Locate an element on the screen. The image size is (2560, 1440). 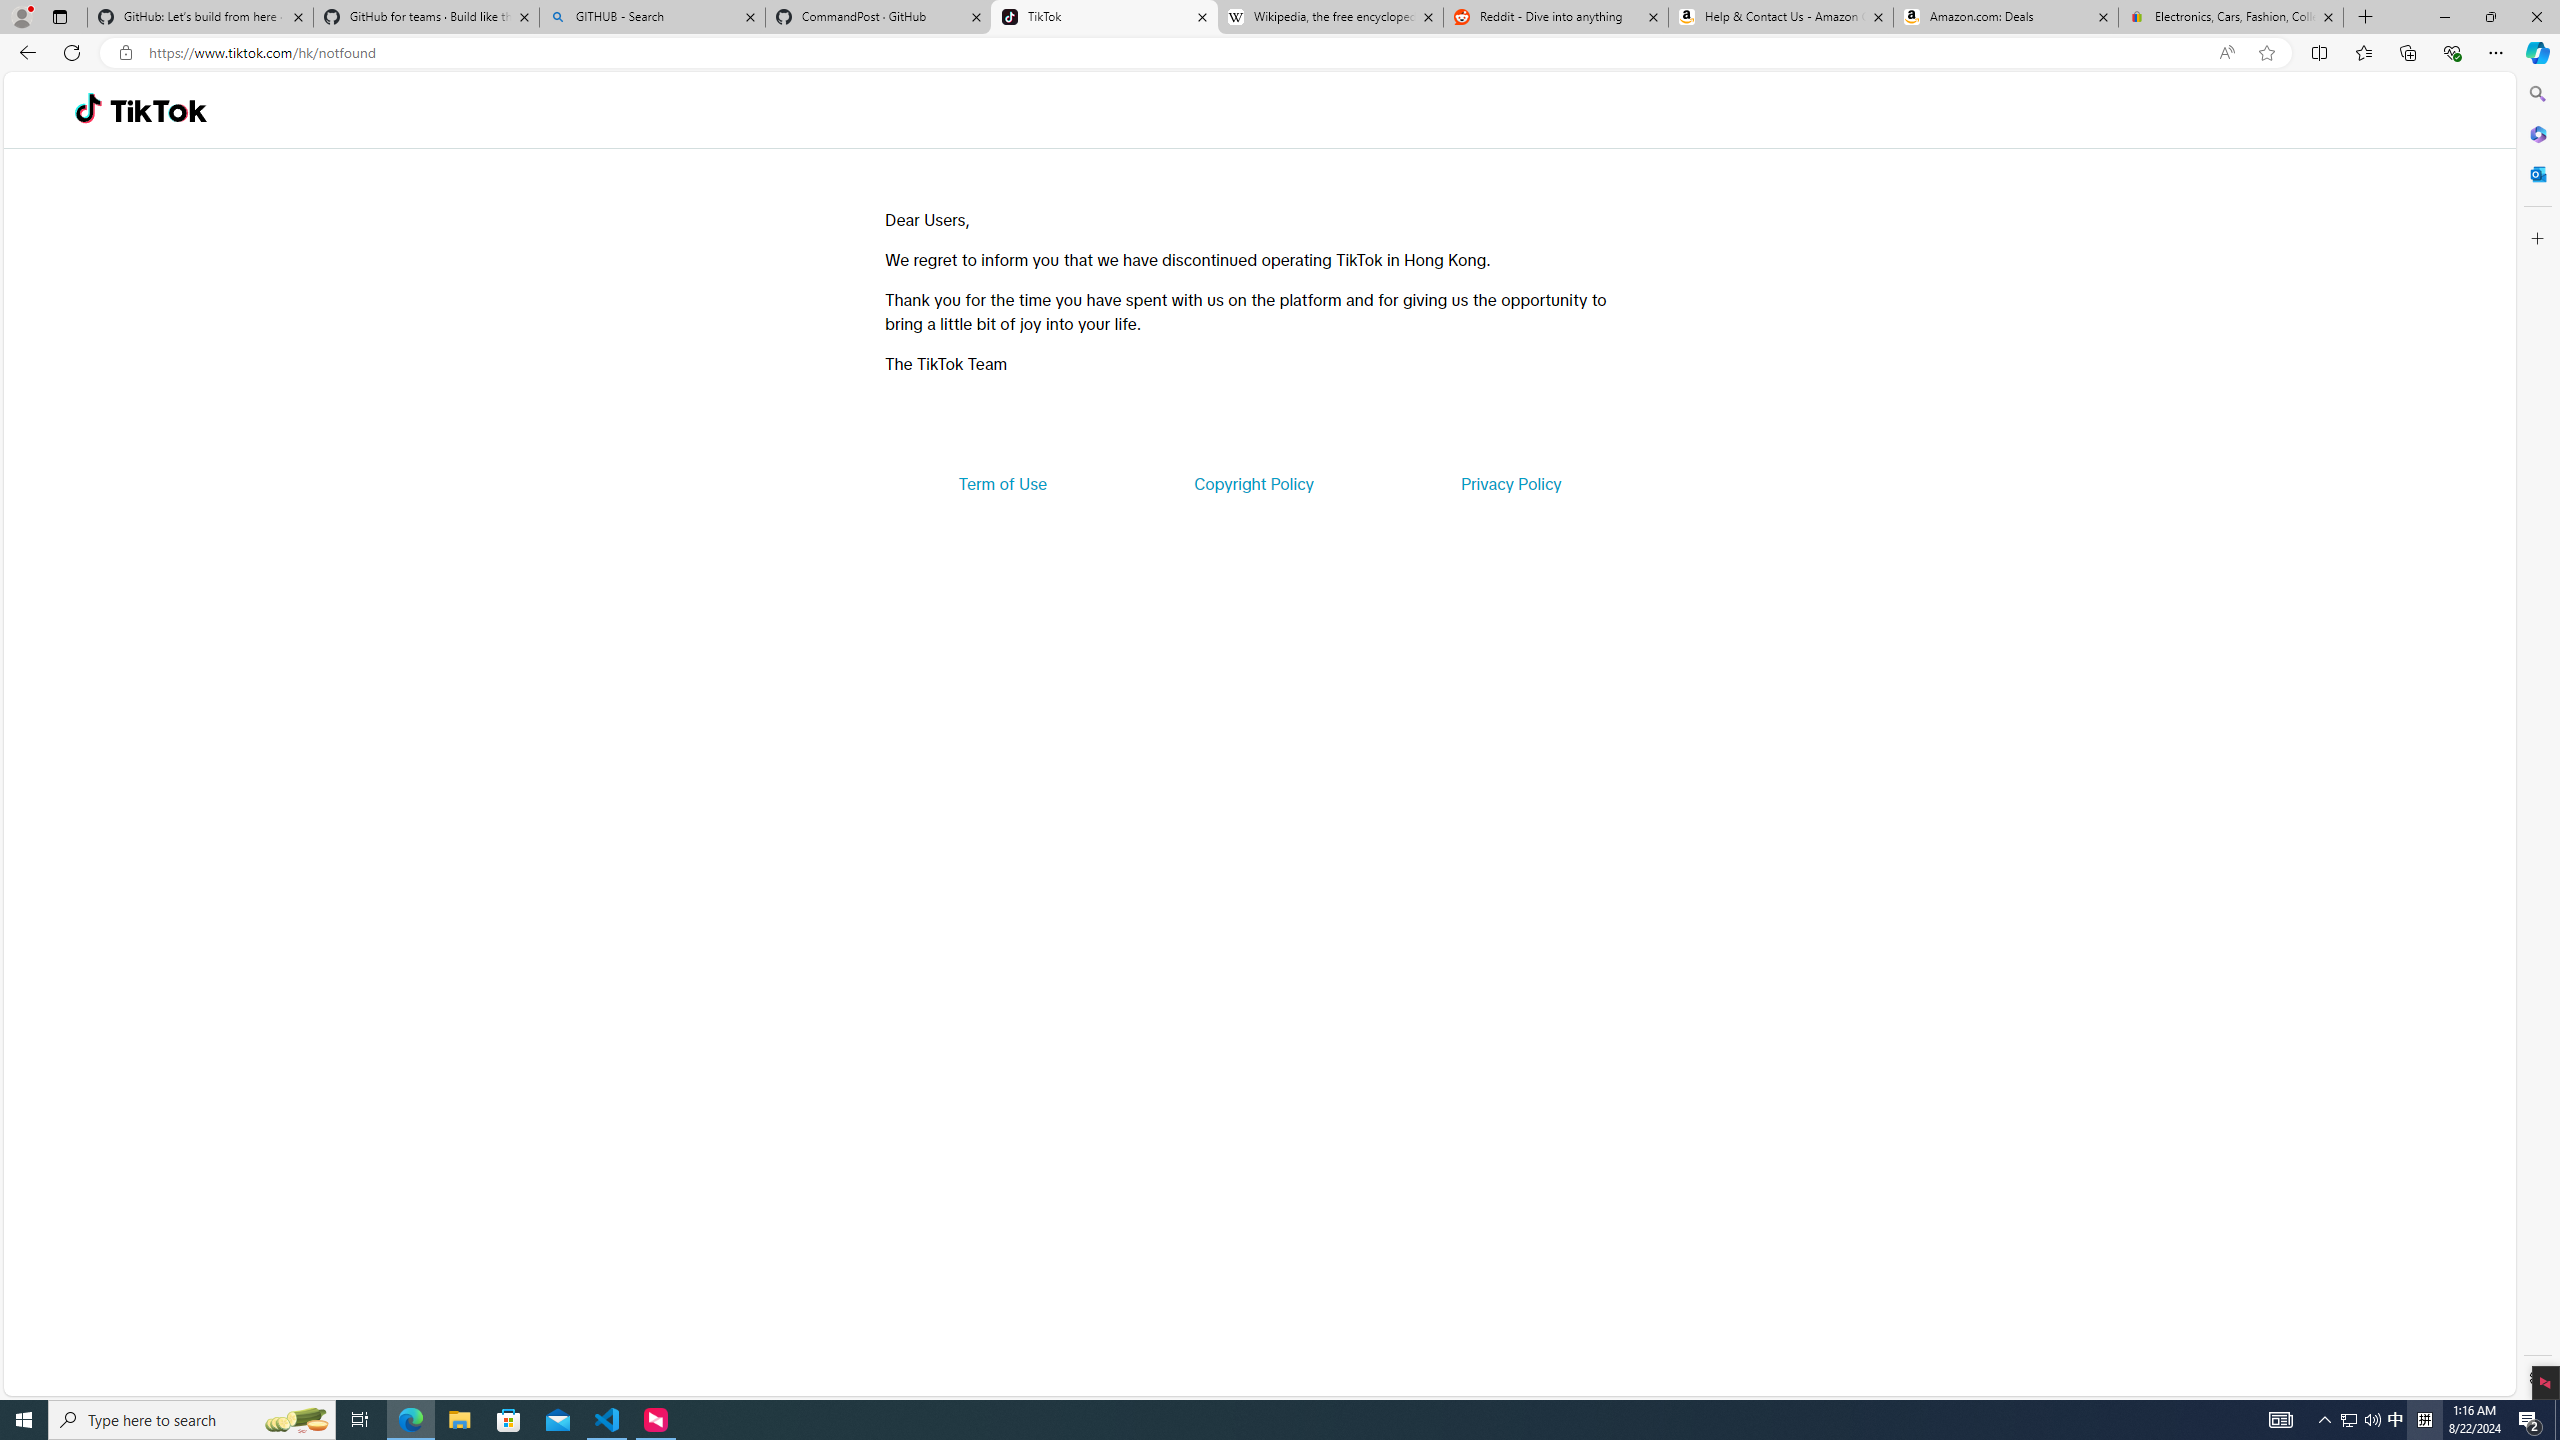
'Term of Use' is located at coordinates (1002, 482).